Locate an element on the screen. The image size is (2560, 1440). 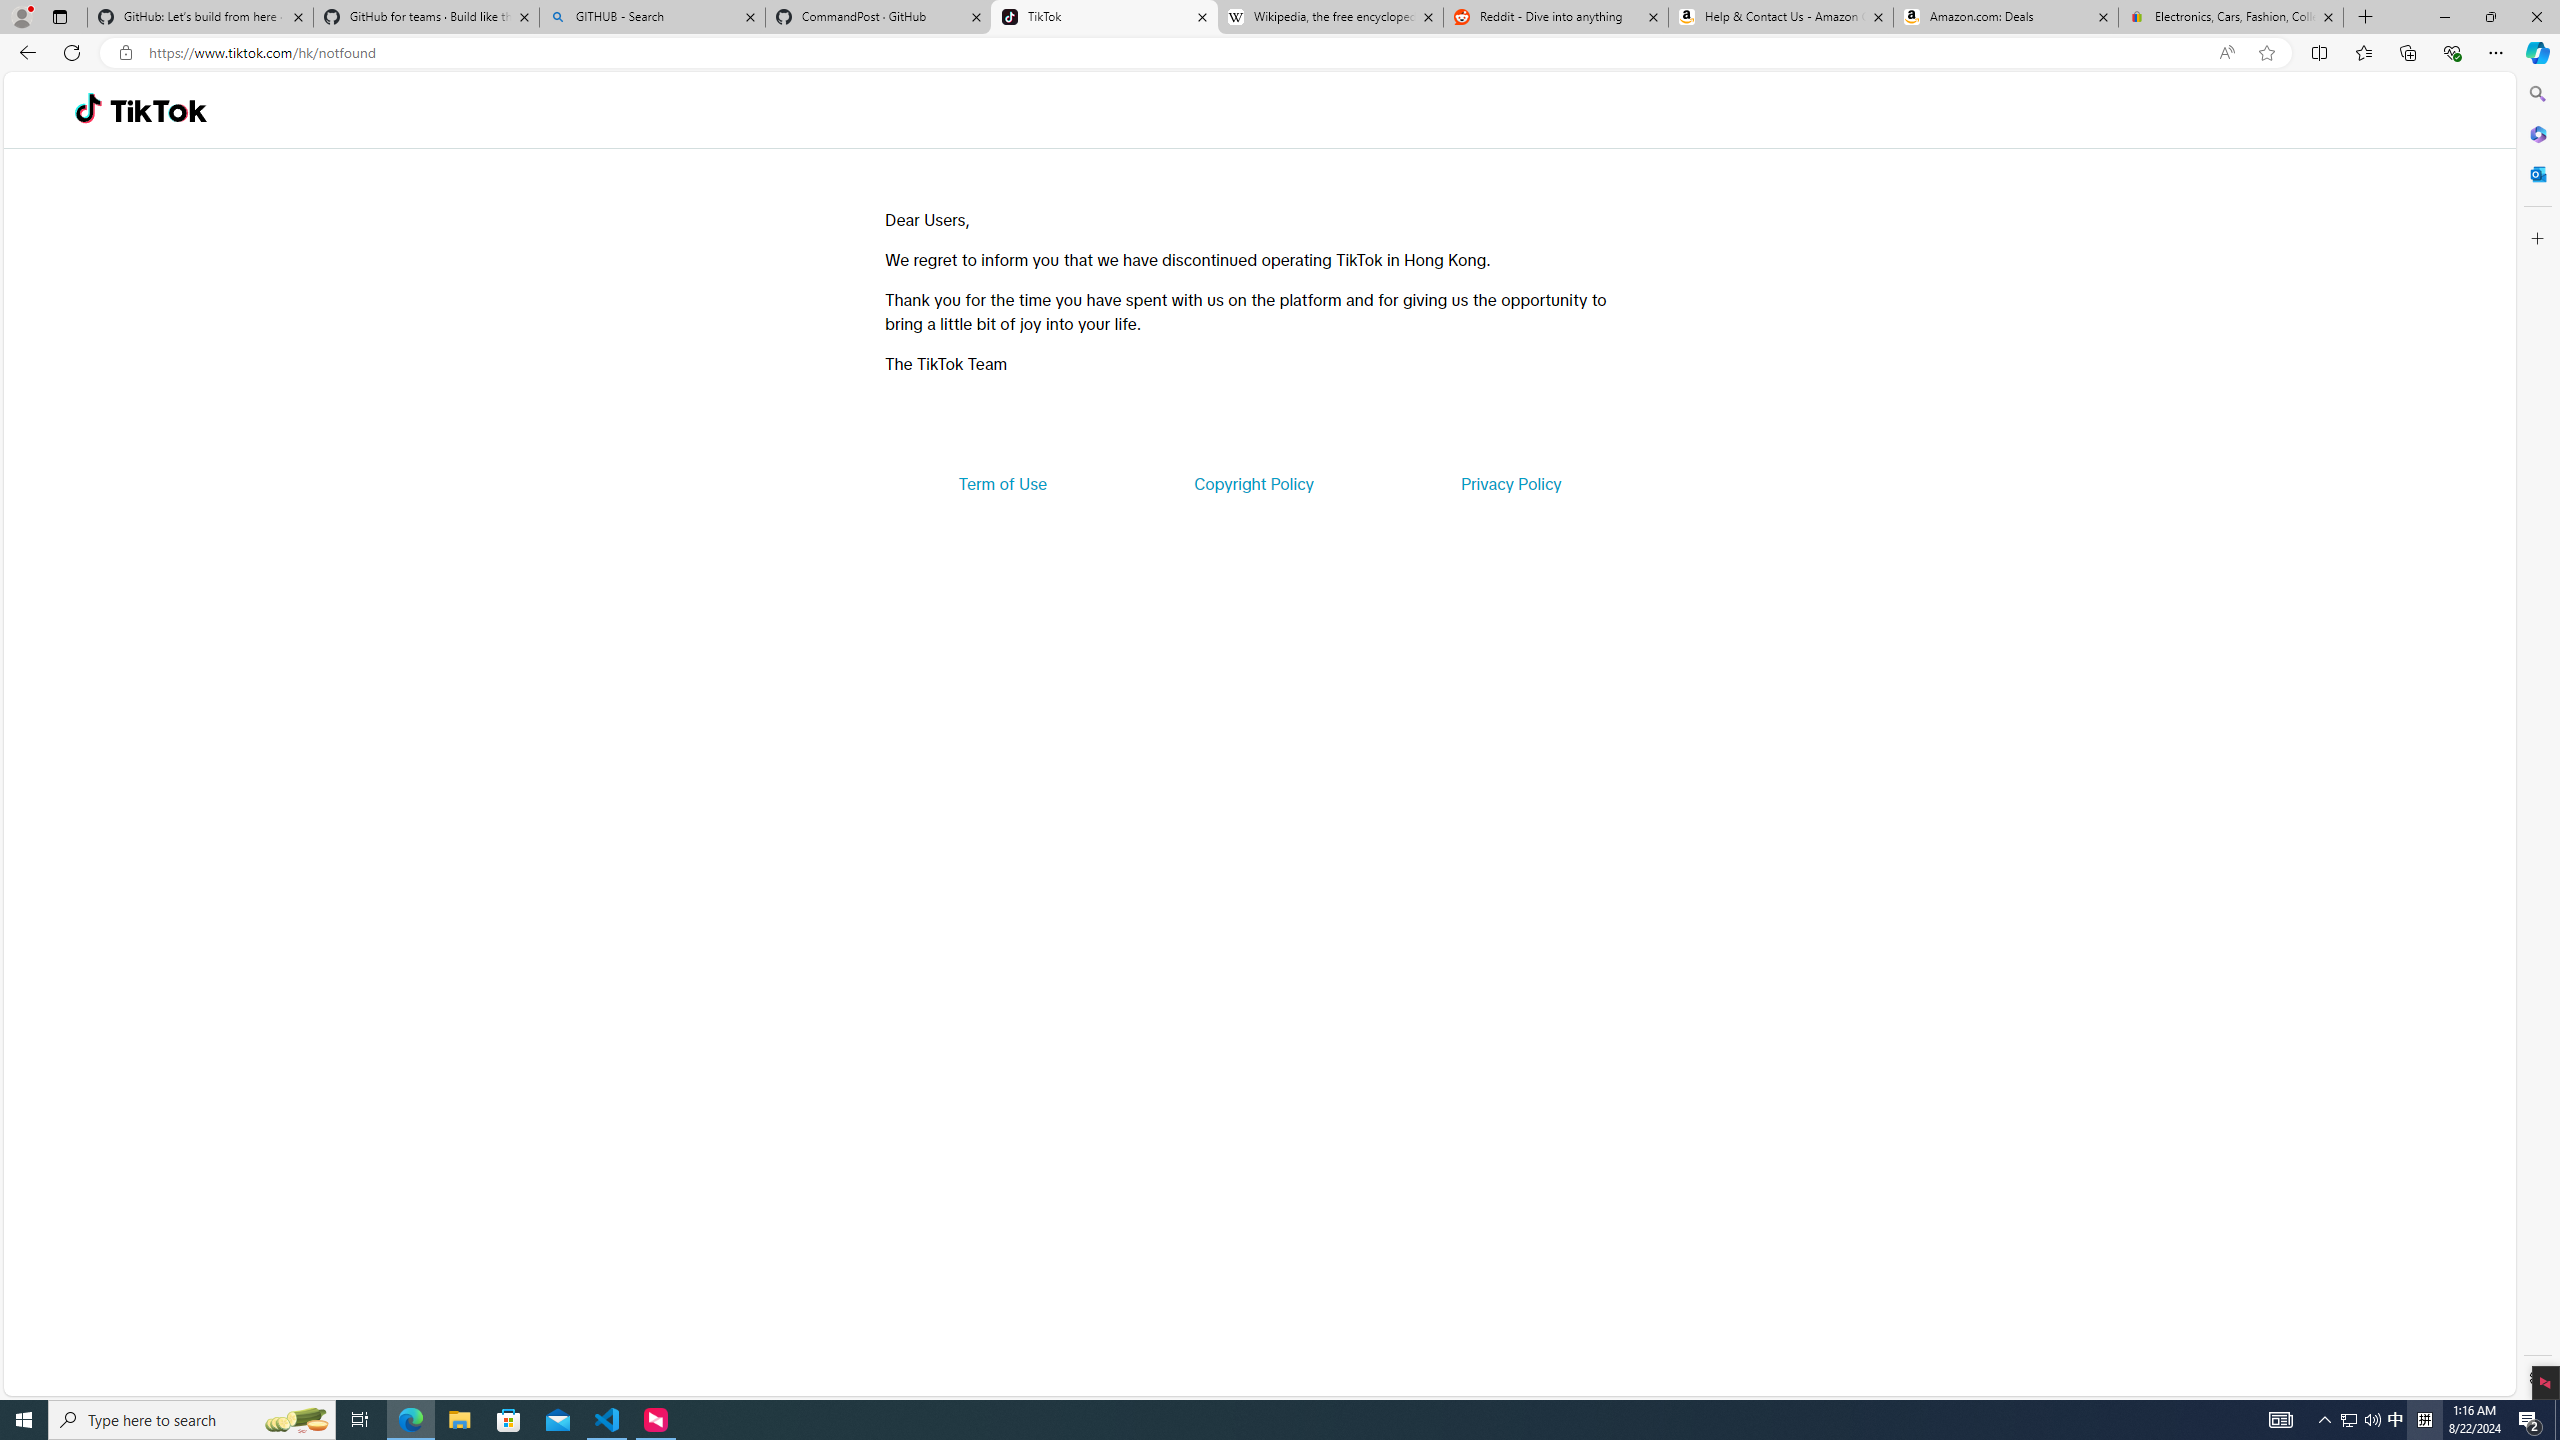
'Term of Use' is located at coordinates (1002, 482).